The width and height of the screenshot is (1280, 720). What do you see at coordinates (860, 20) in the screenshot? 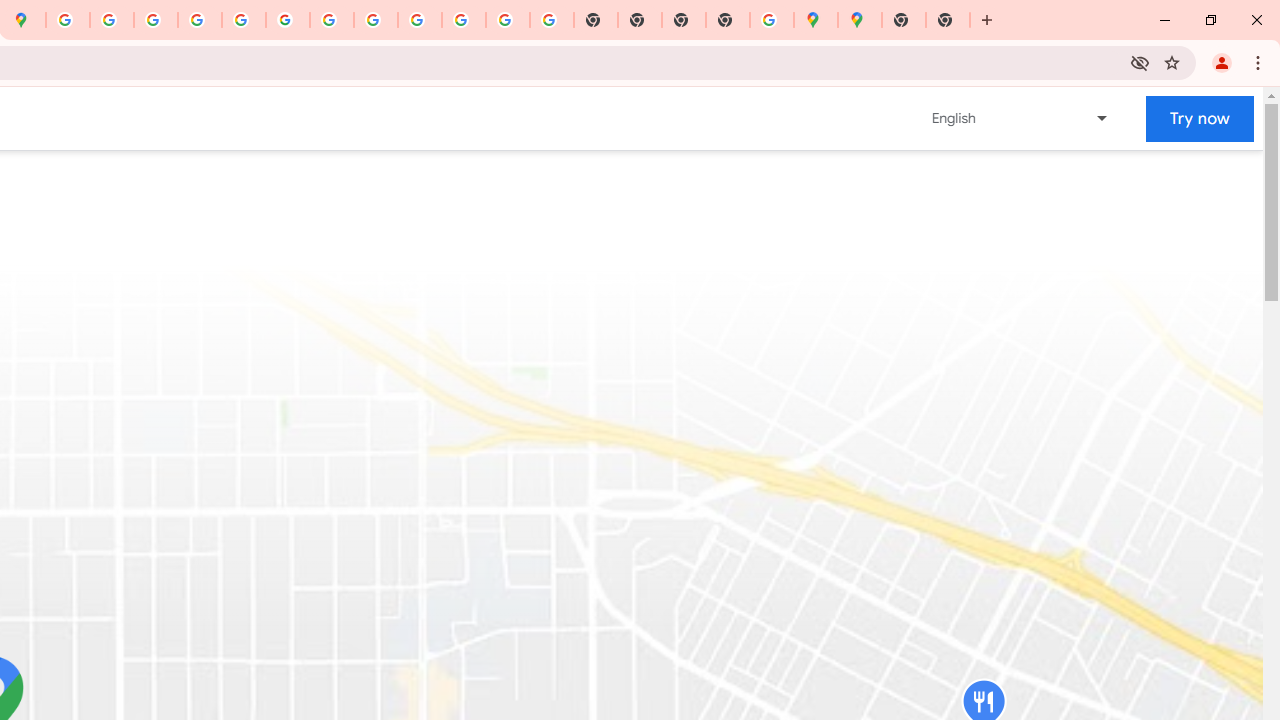
I see `'Google Maps'` at bounding box center [860, 20].